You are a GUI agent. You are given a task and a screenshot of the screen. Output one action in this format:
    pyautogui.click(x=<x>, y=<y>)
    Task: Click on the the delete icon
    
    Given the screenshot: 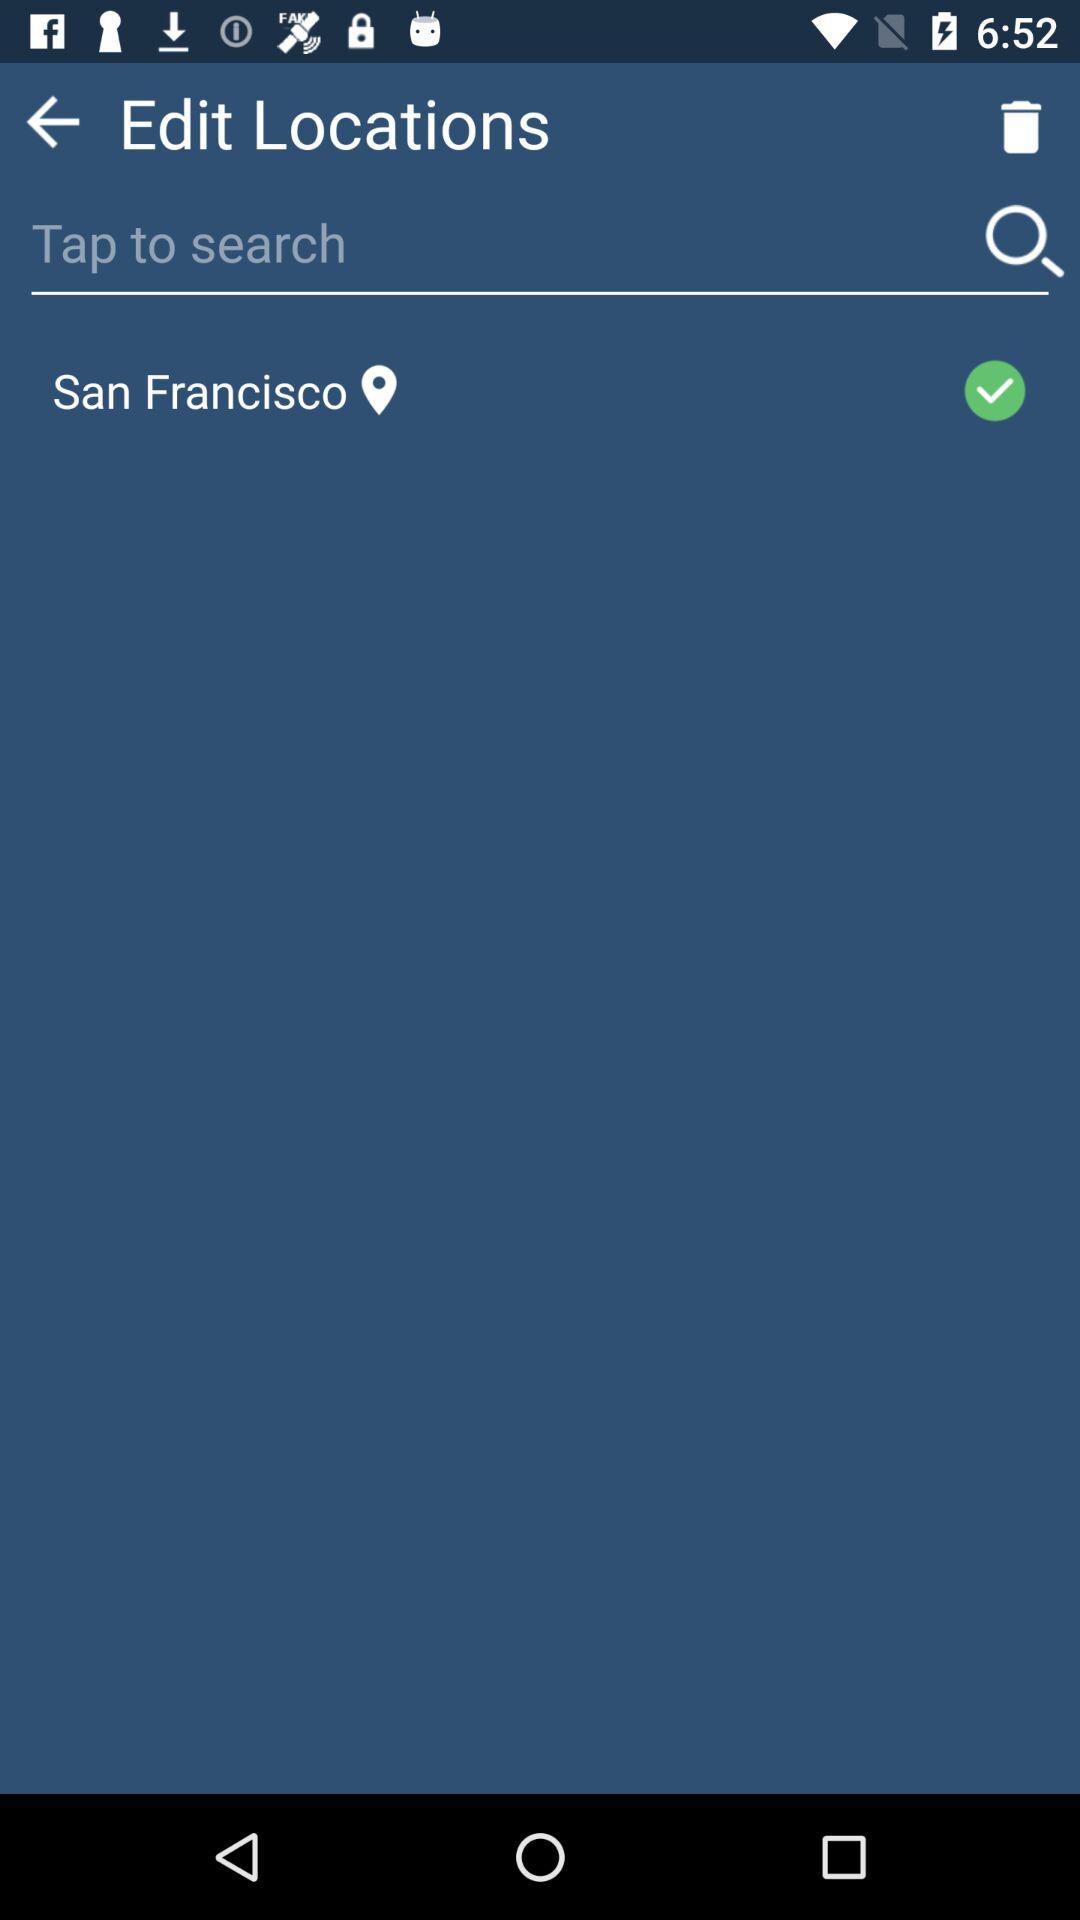 What is the action you would take?
    pyautogui.click(x=1021, y=129)
    